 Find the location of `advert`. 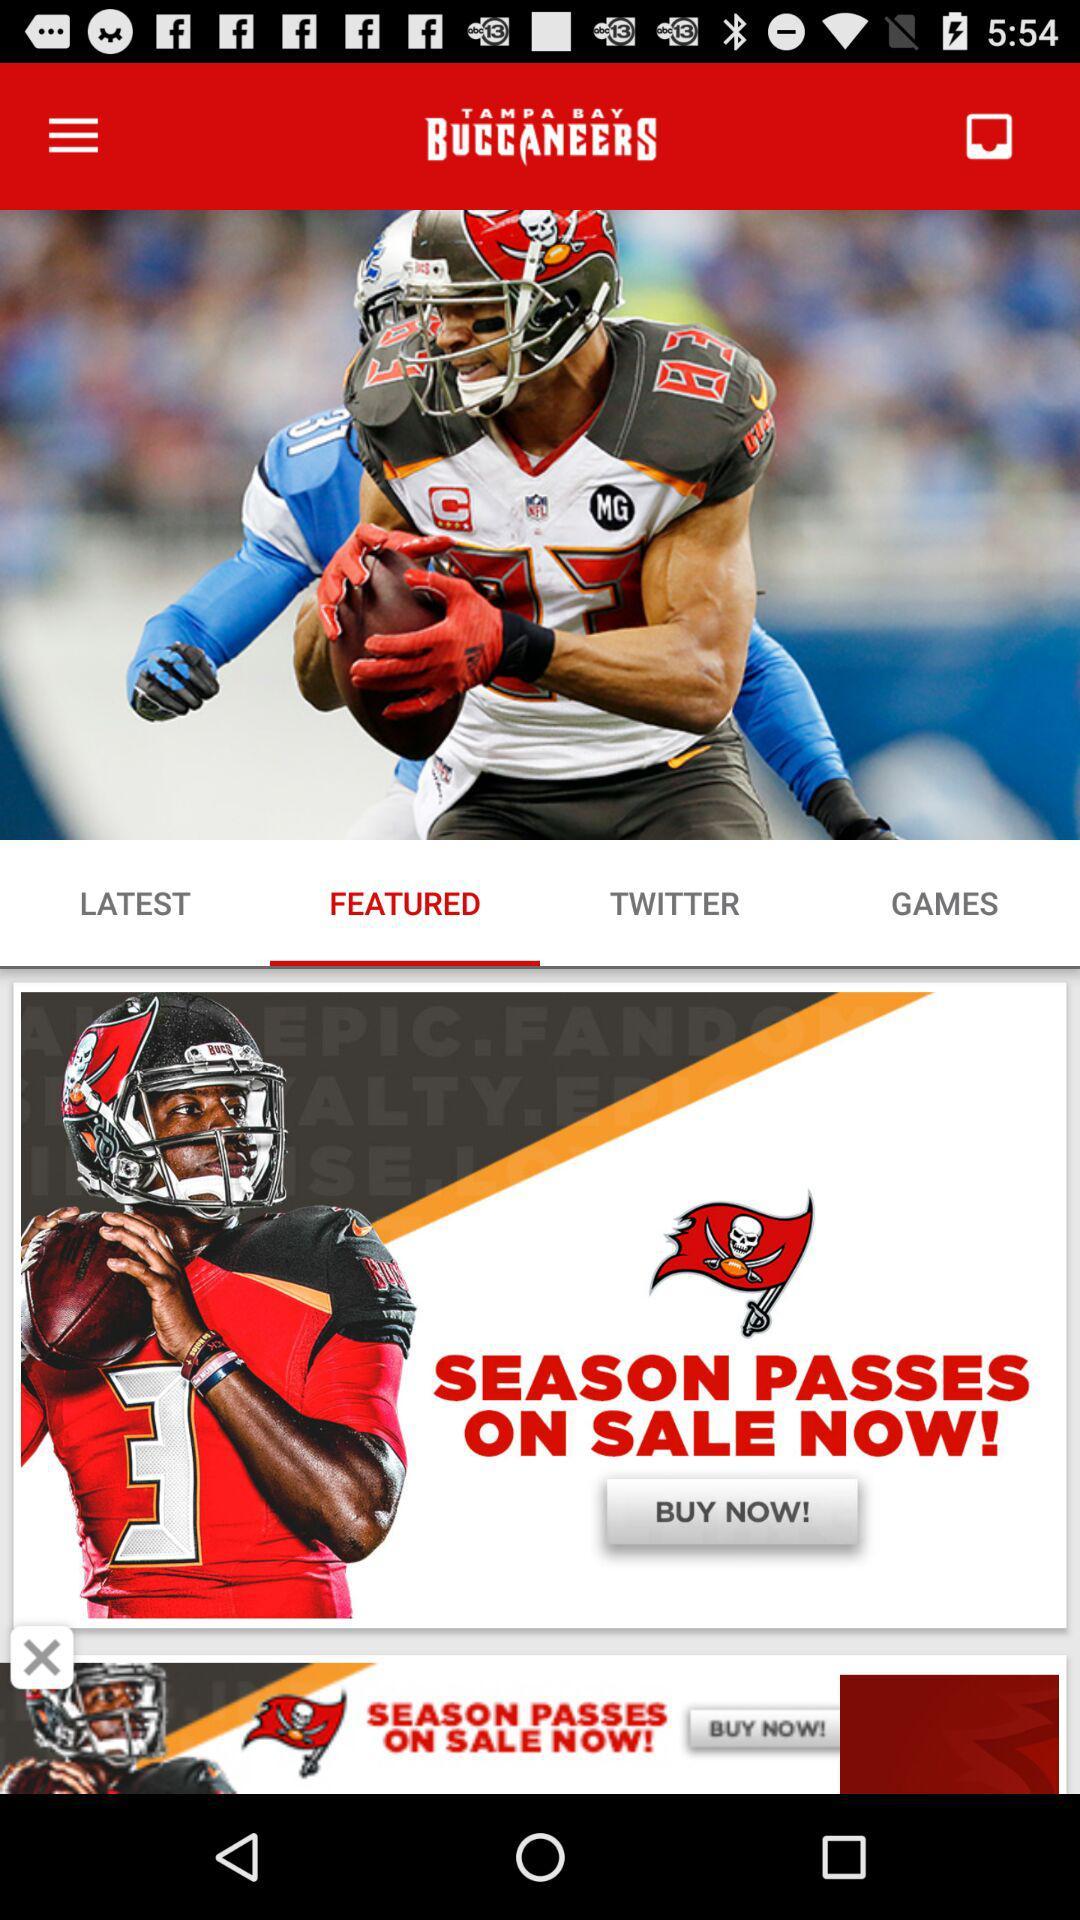

advert is located at coordinates (42, 1657).